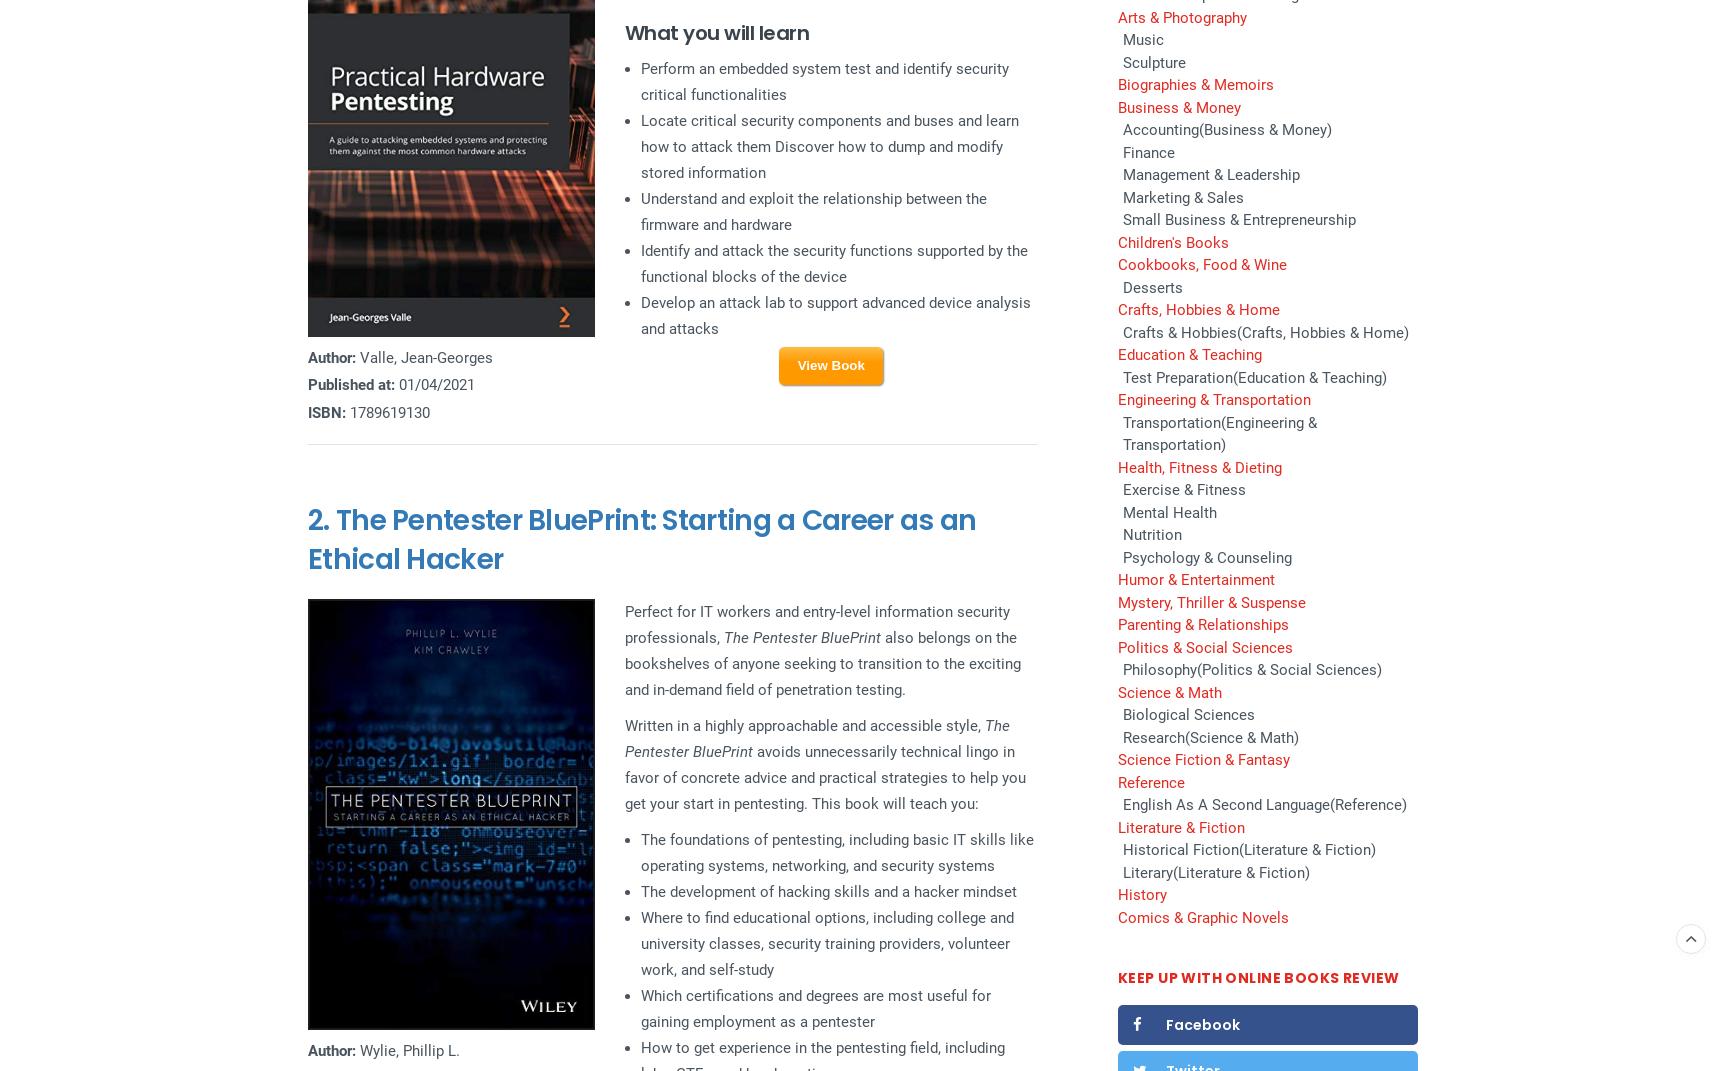 The image size is (1726, 1071). I want to click on 'Perfect for IT workers and entry-level information security professionals,', so click(815, 624).